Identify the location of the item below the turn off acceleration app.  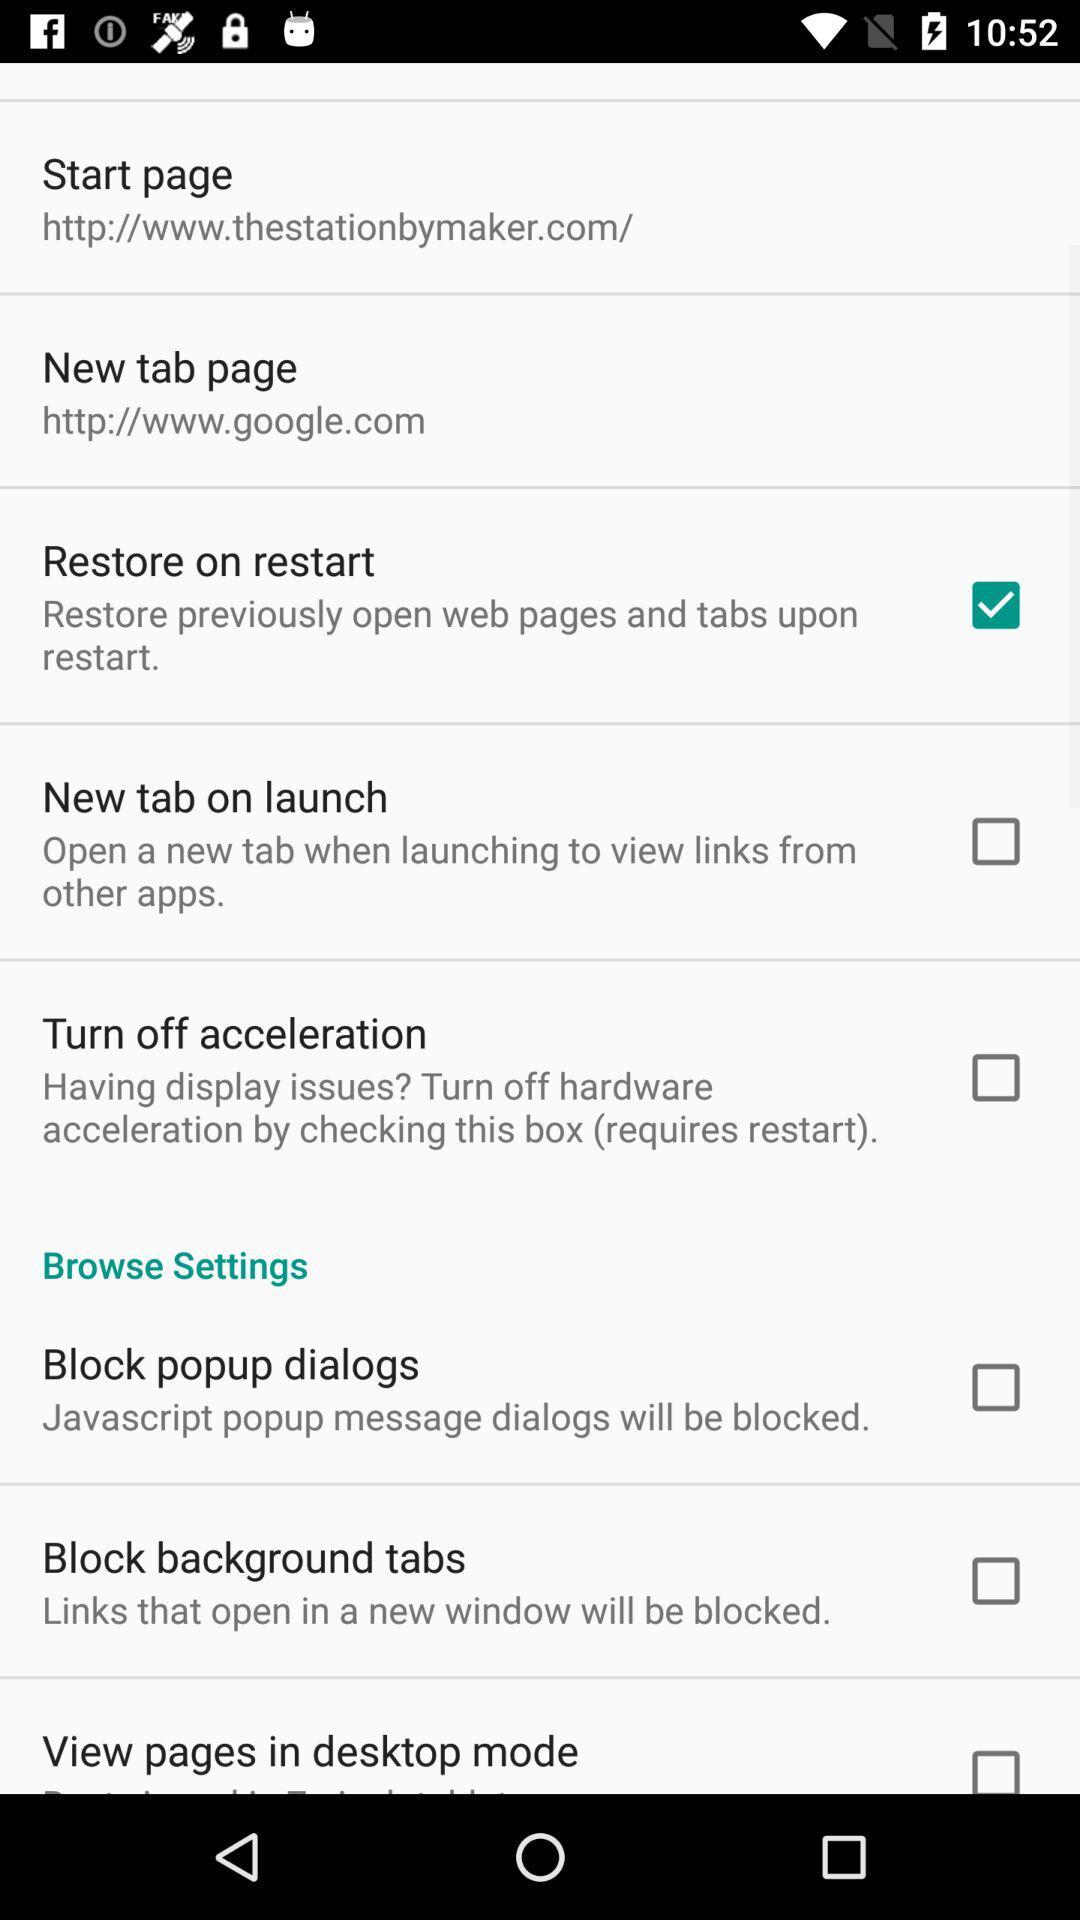
(477, 1105).